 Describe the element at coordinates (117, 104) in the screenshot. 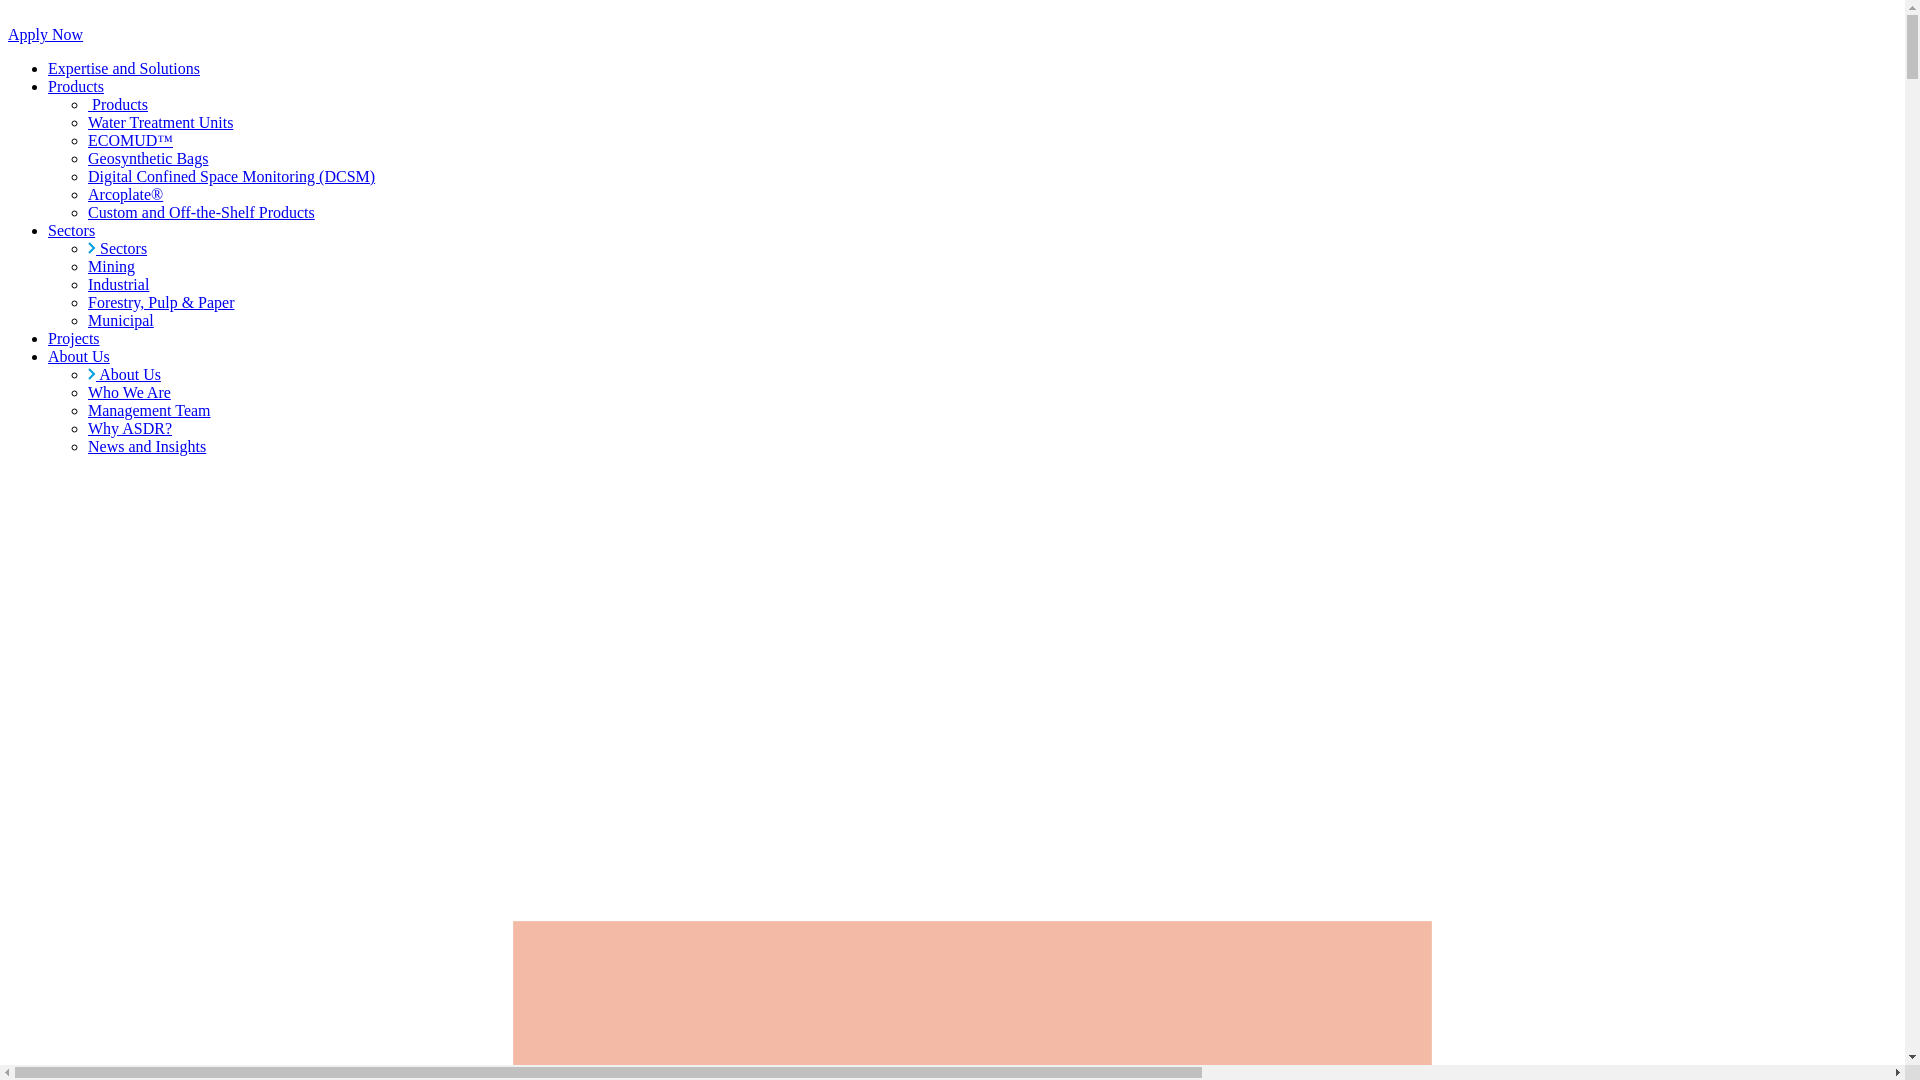

I see `'Products'` at that location.